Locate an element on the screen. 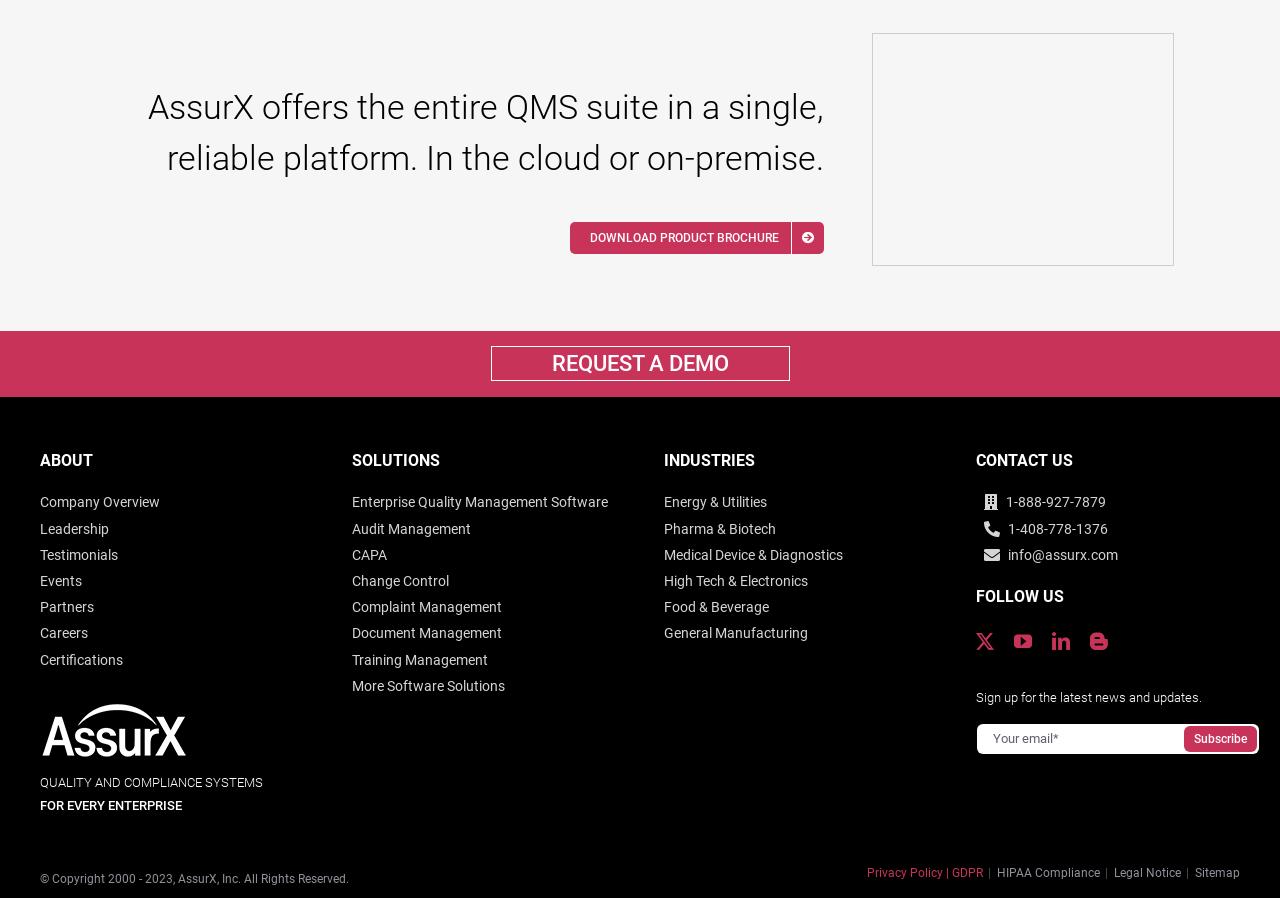  'Document Management' is located at coordinates (424, 632).